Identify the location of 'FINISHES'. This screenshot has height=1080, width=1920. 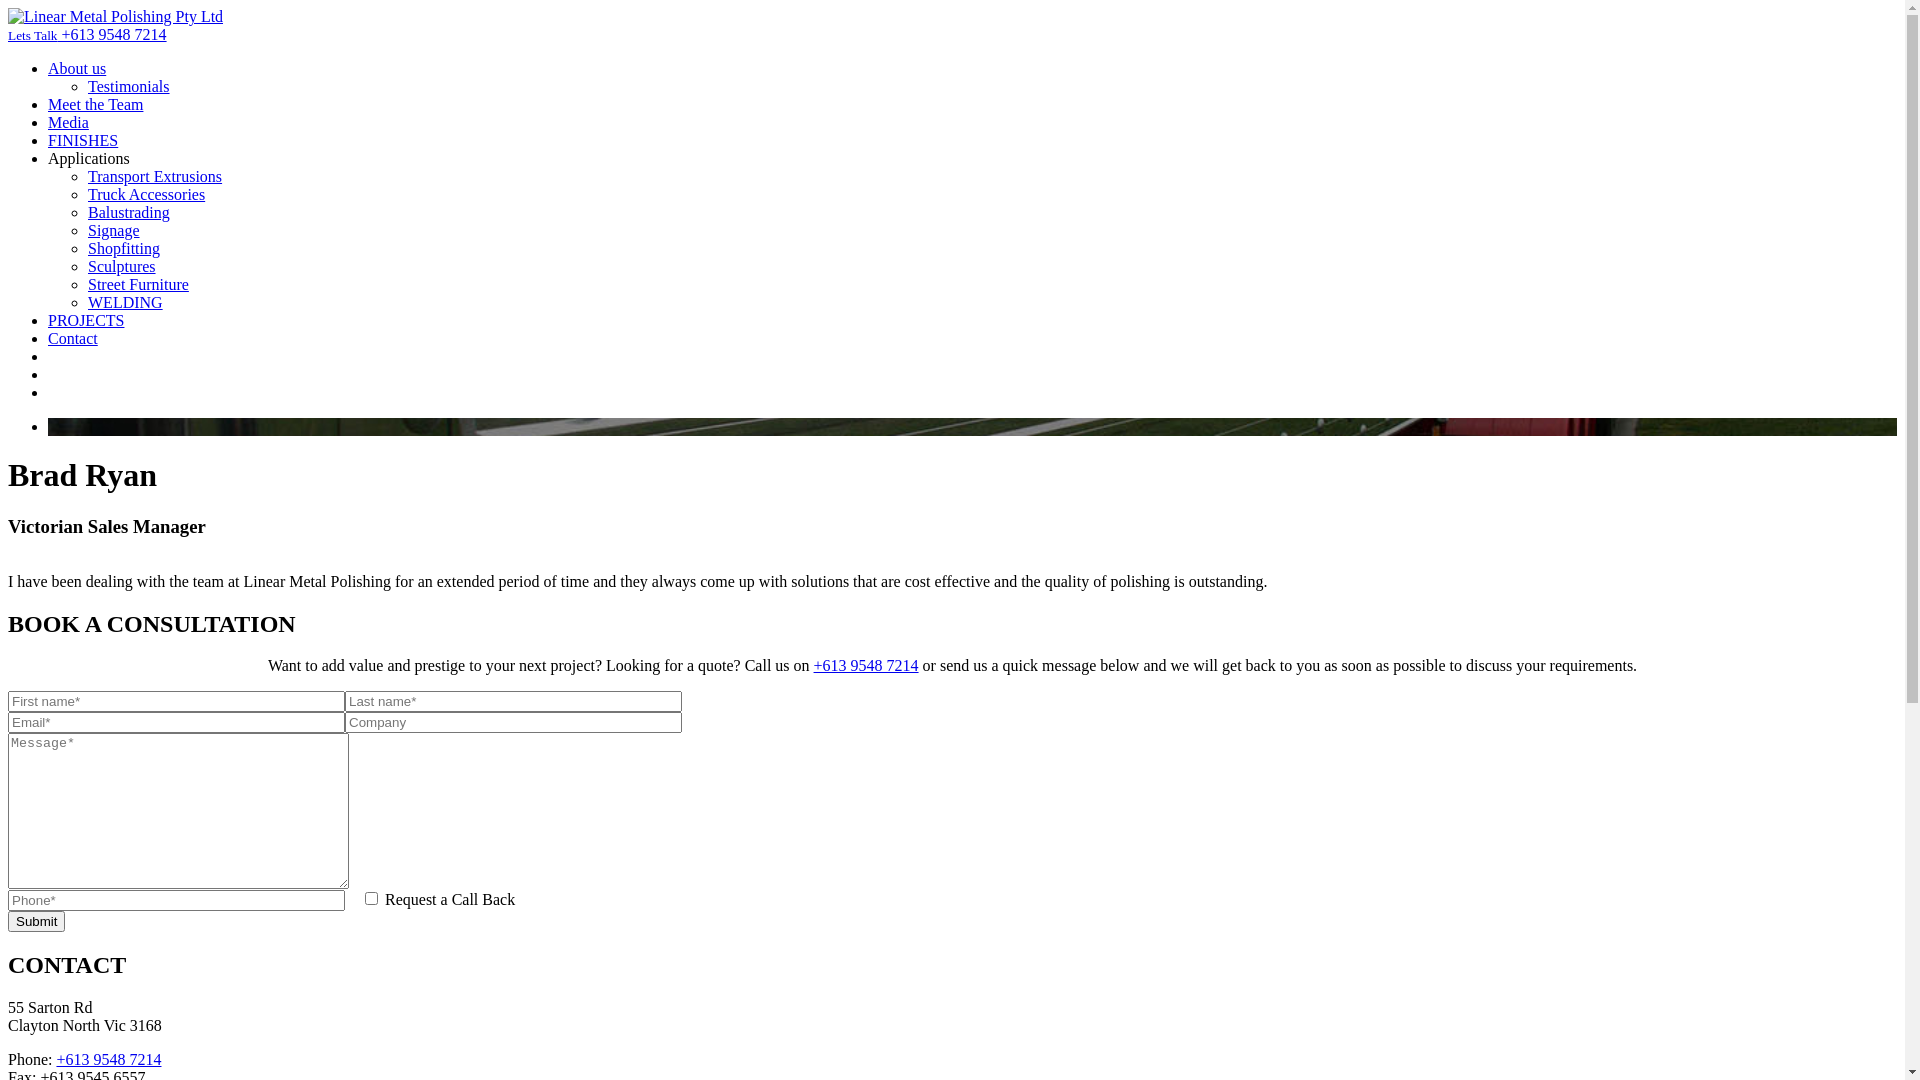
(48, 139).